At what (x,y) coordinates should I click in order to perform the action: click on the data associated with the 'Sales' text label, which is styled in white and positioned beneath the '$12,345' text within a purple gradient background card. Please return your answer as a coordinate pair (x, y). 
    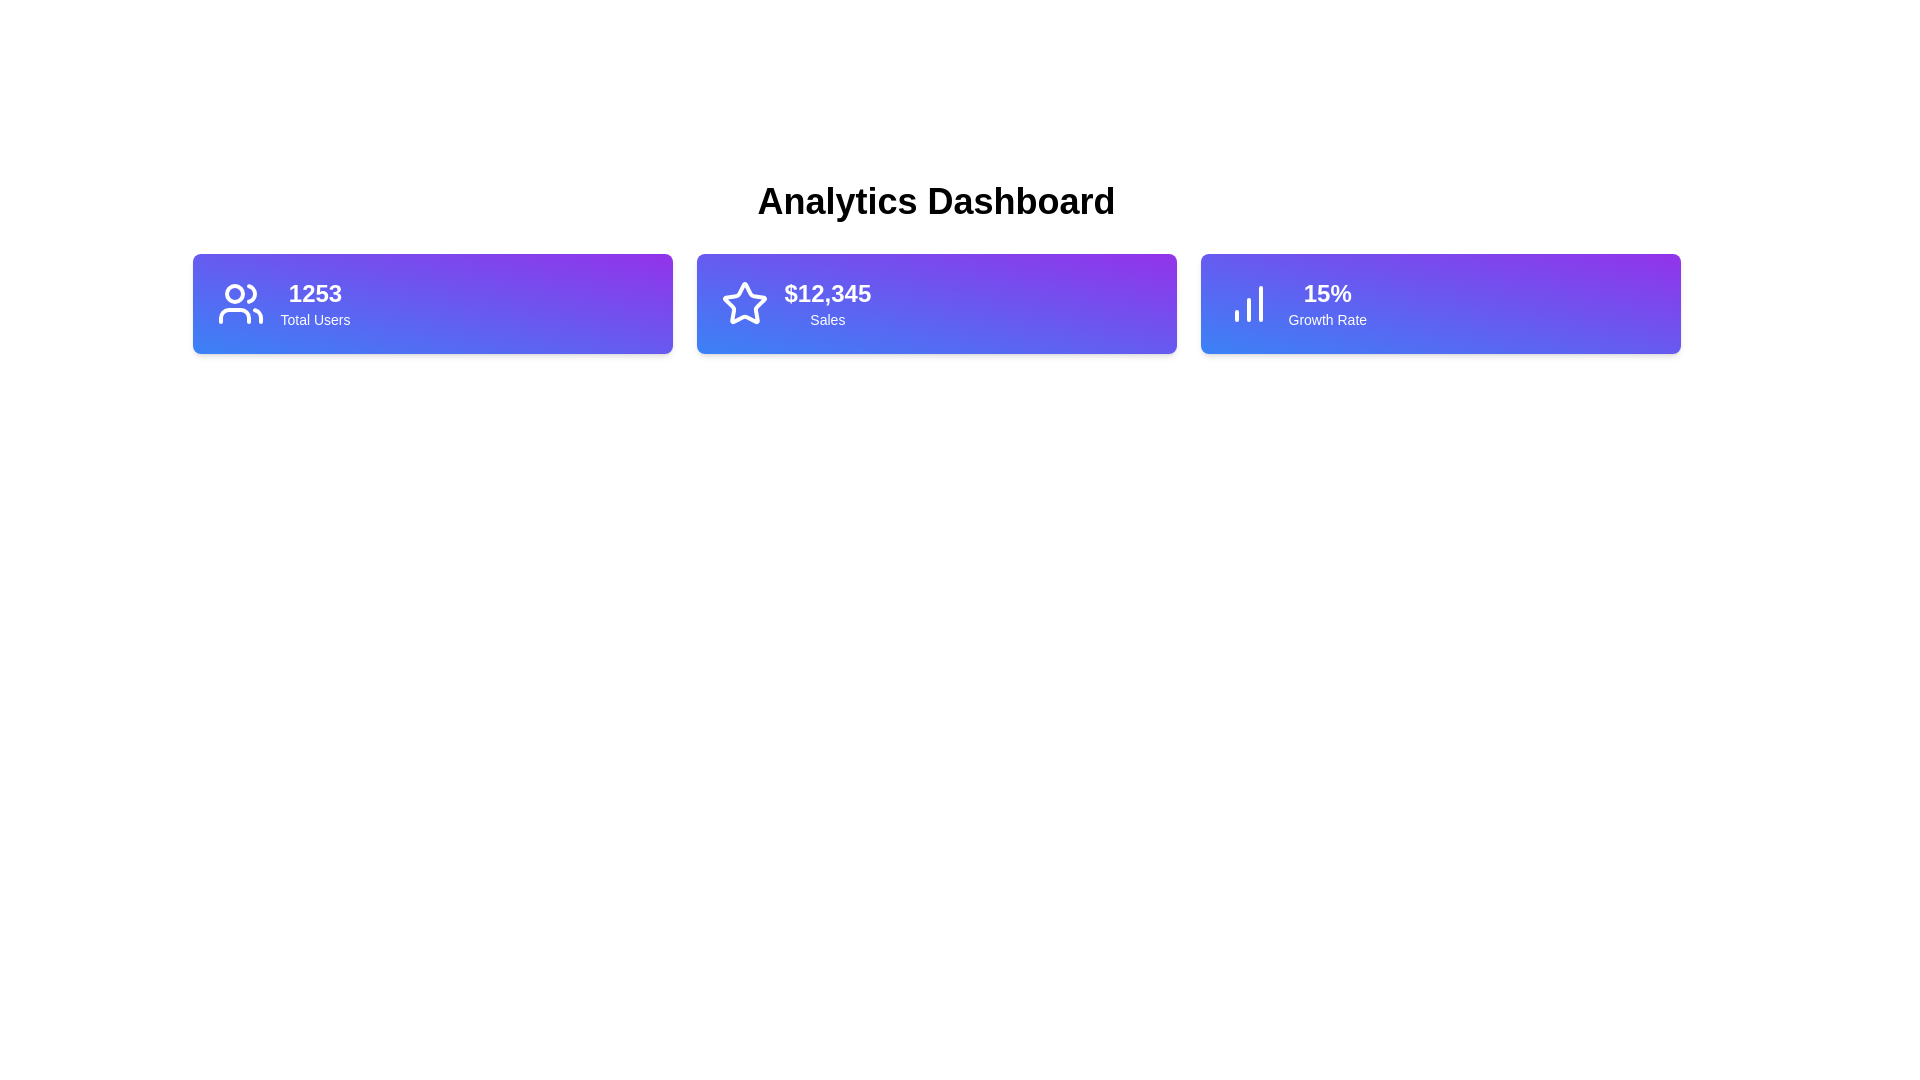
    Looking at the image, I should click on (827, 319).